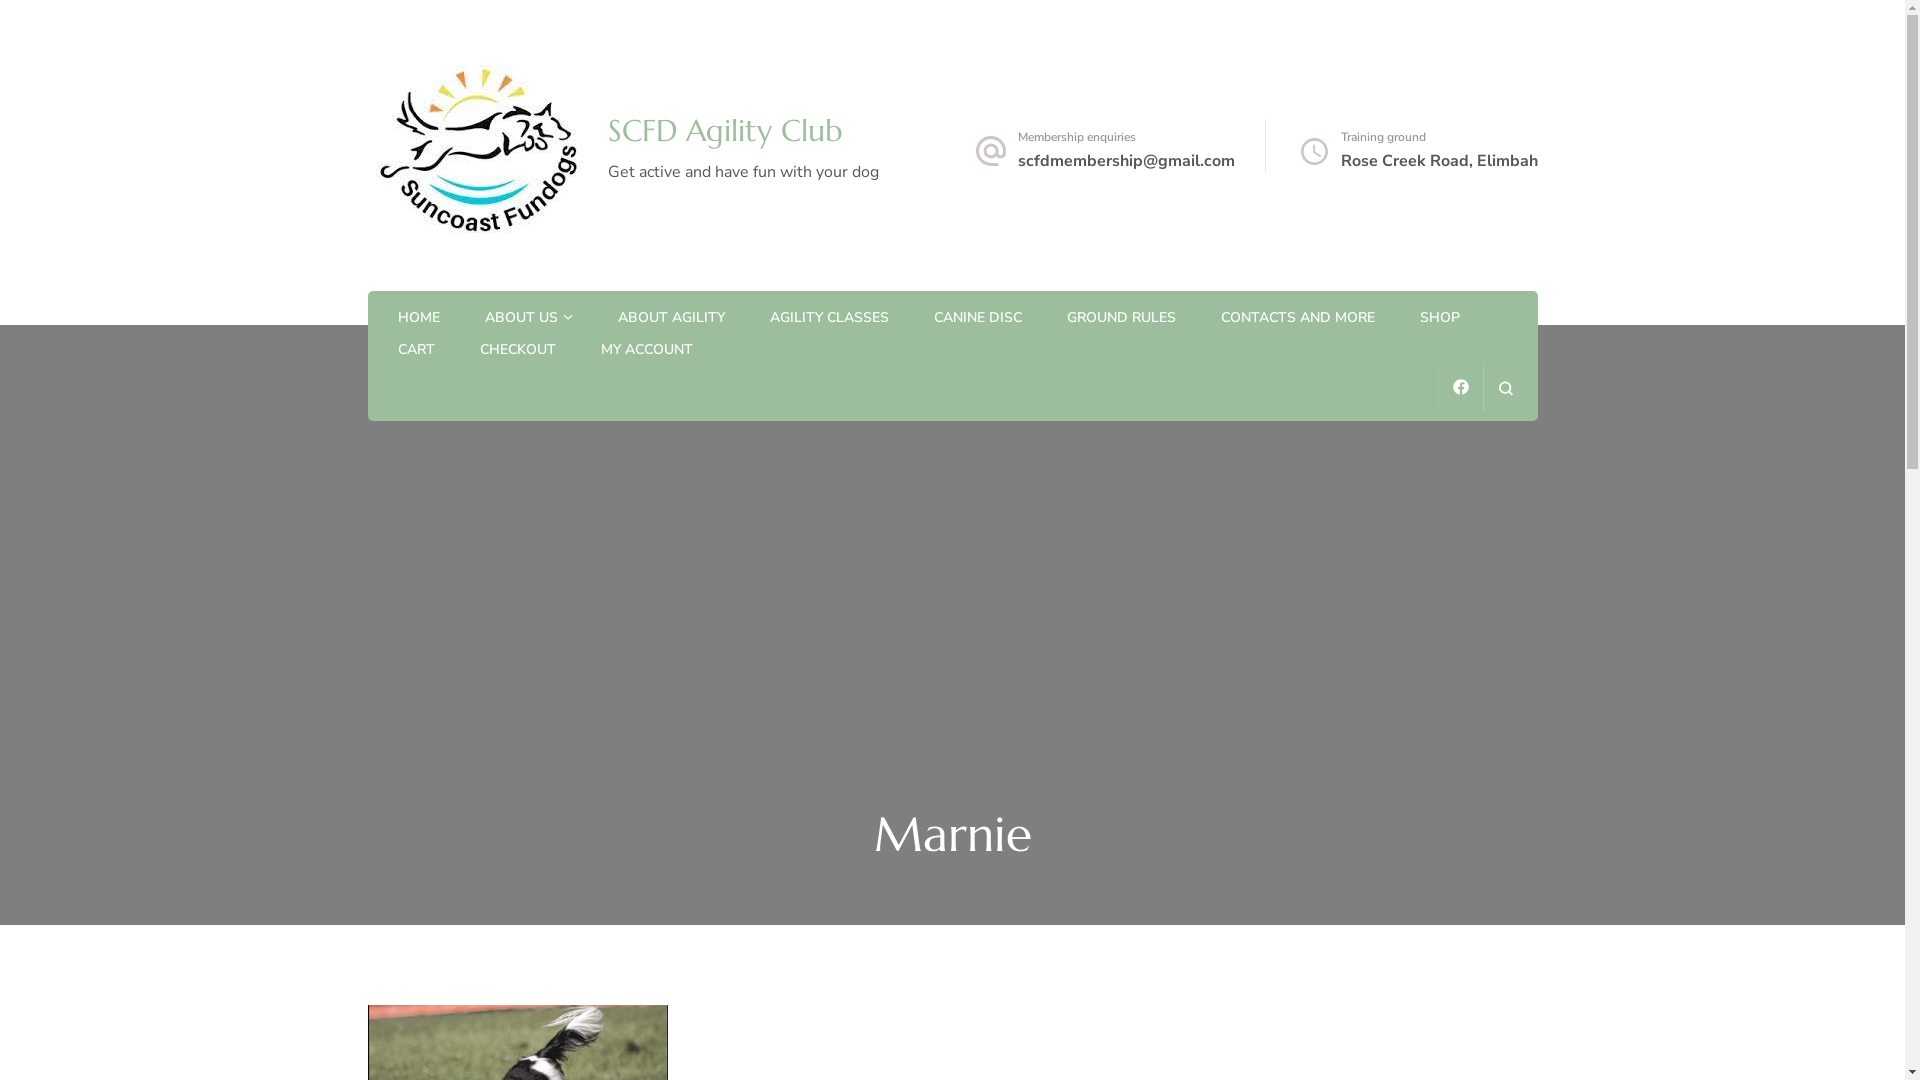  Describe the element at coordinates (1440, 318) in the screenshot. I see `'SHOP'` at that location.